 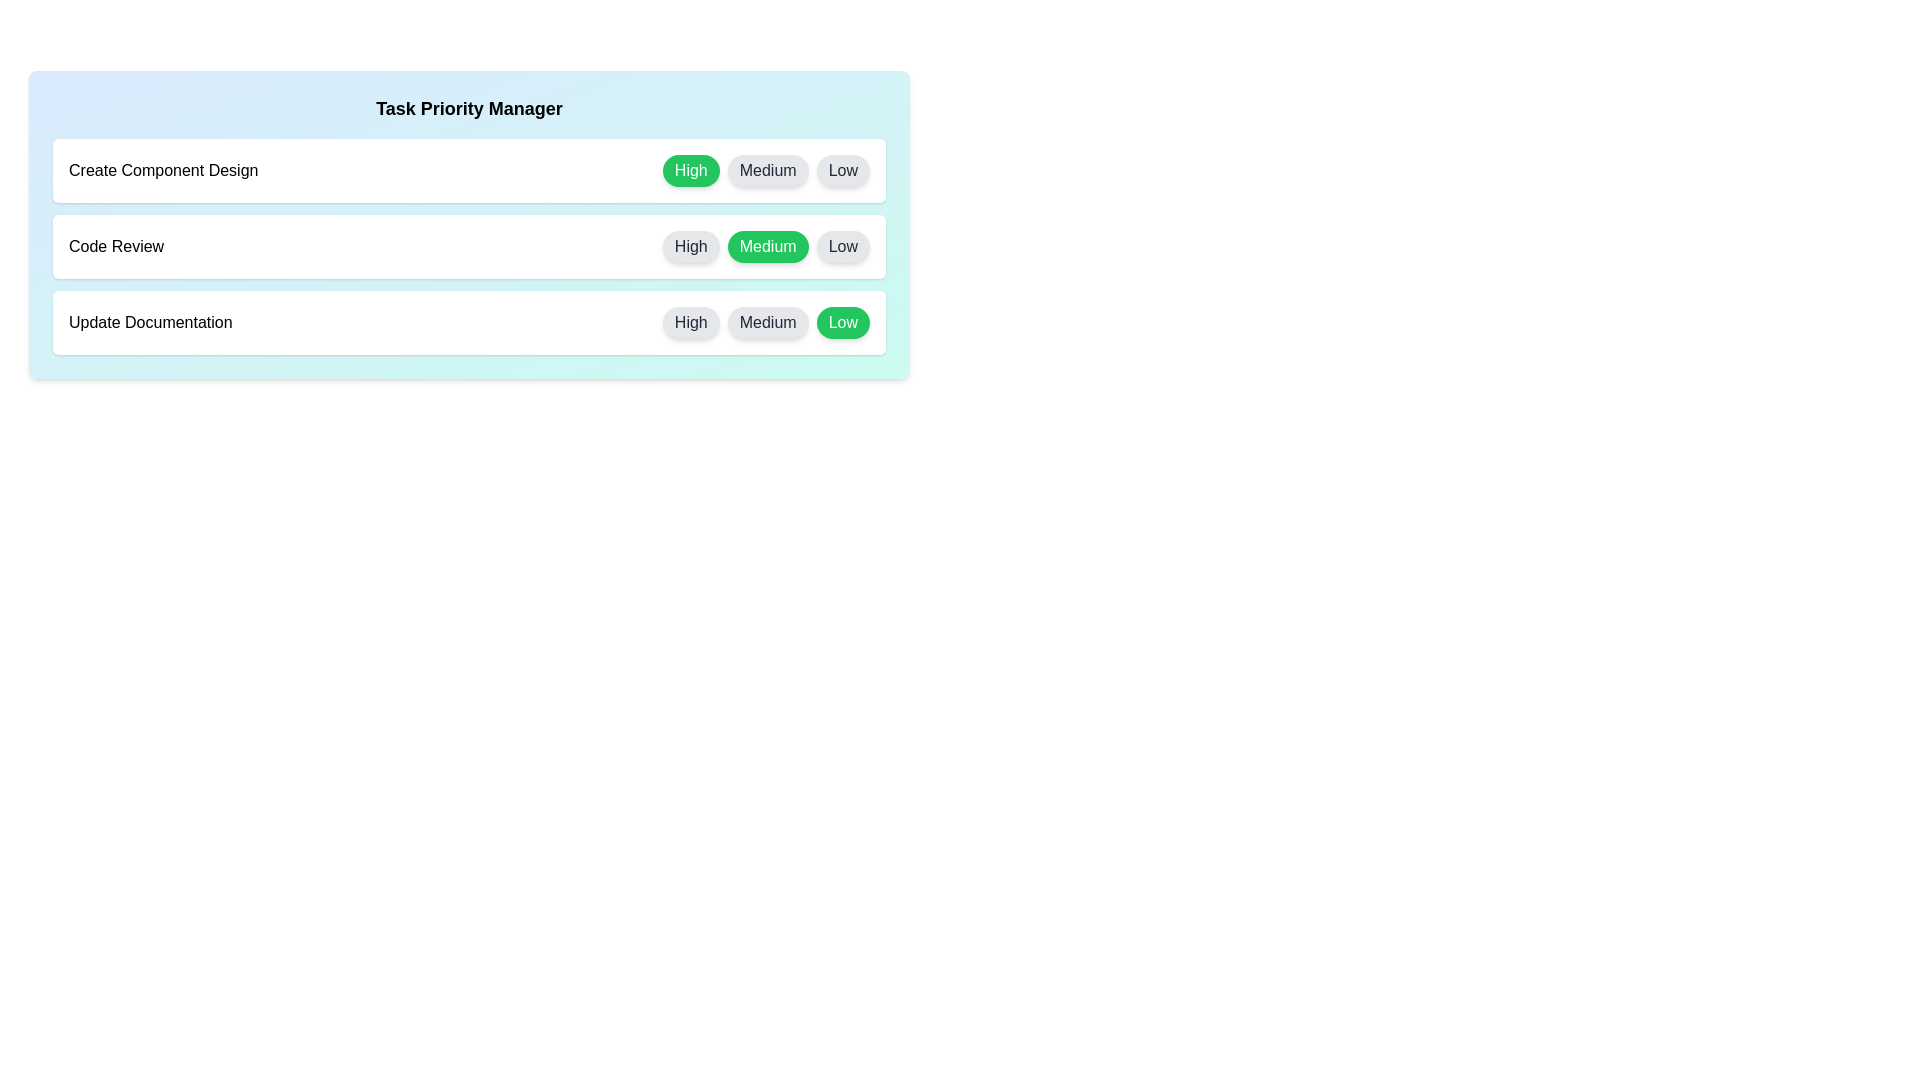 What do you see at coordinates (767, 245) in the screenshot?
I see `the priority button labeled Medium for the task Code Review` at bounding box center [767, 245].